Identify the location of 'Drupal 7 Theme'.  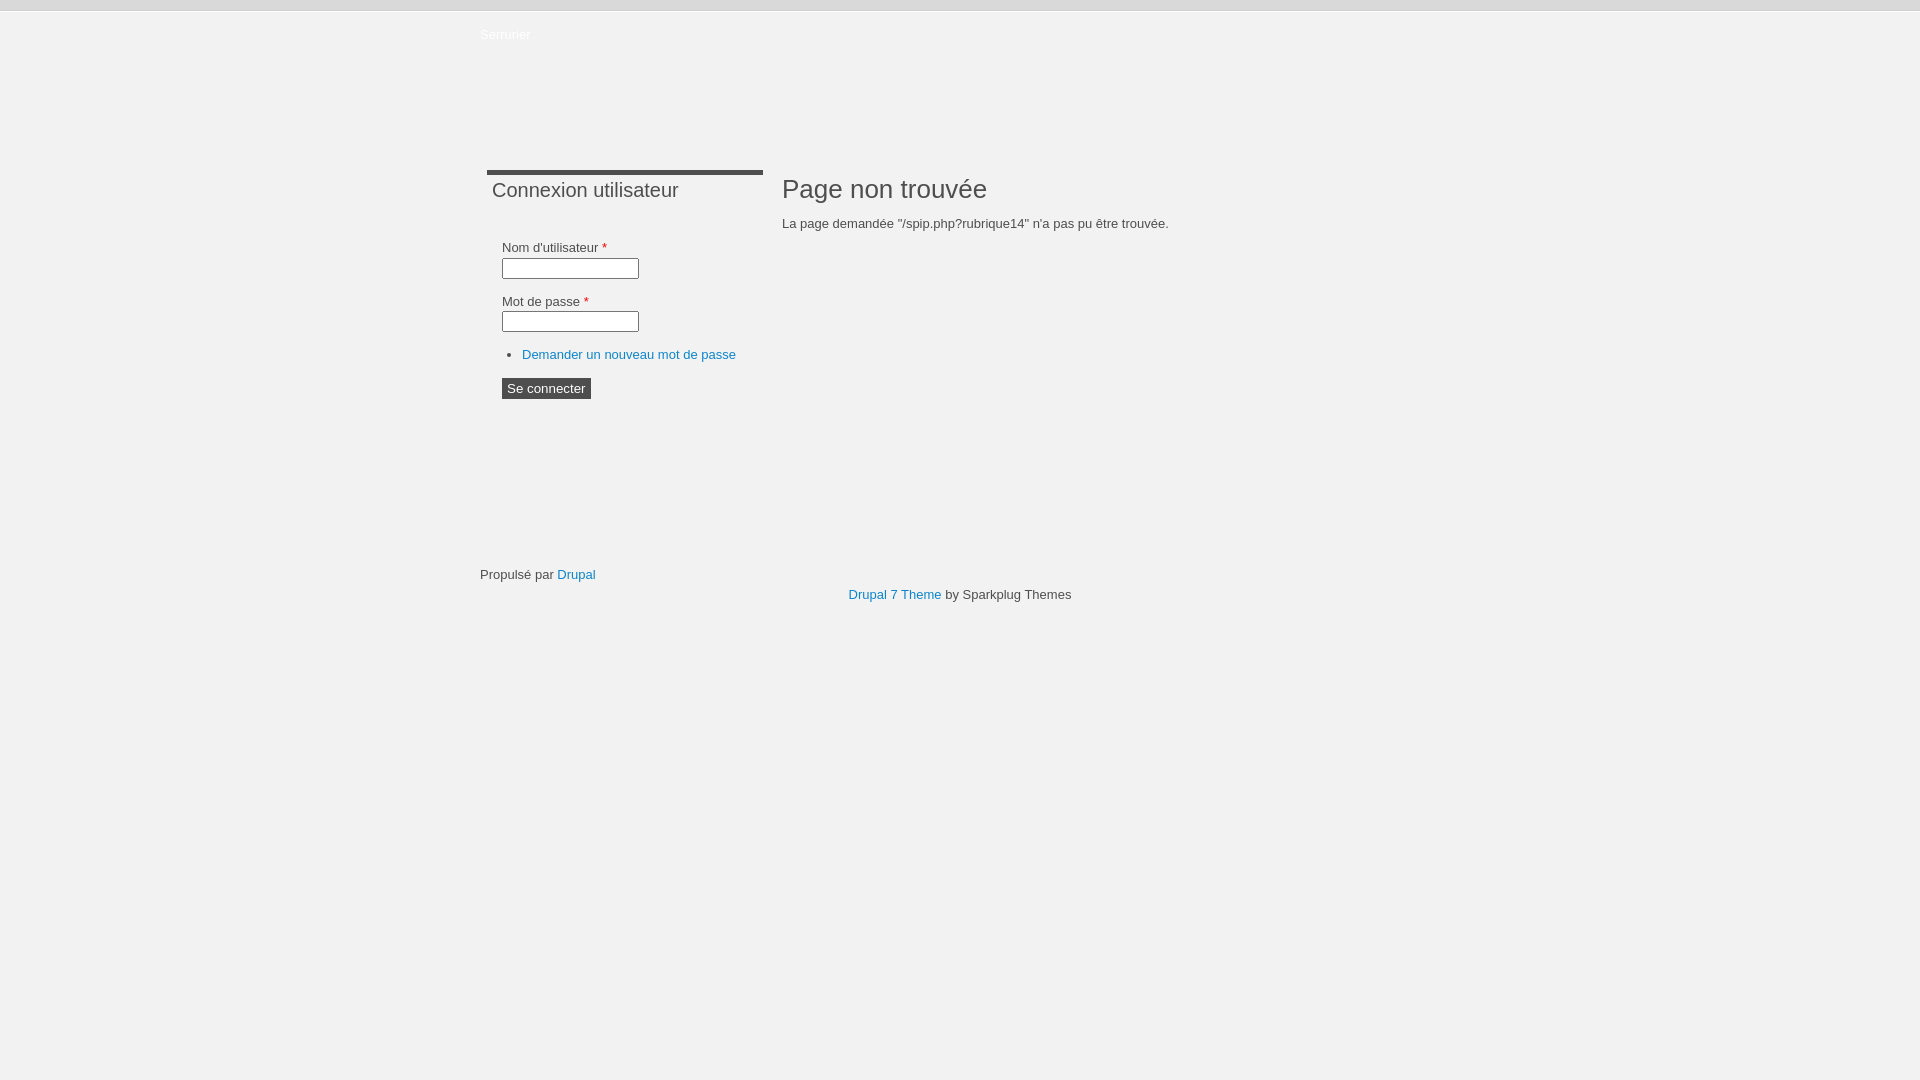
(849, 592).